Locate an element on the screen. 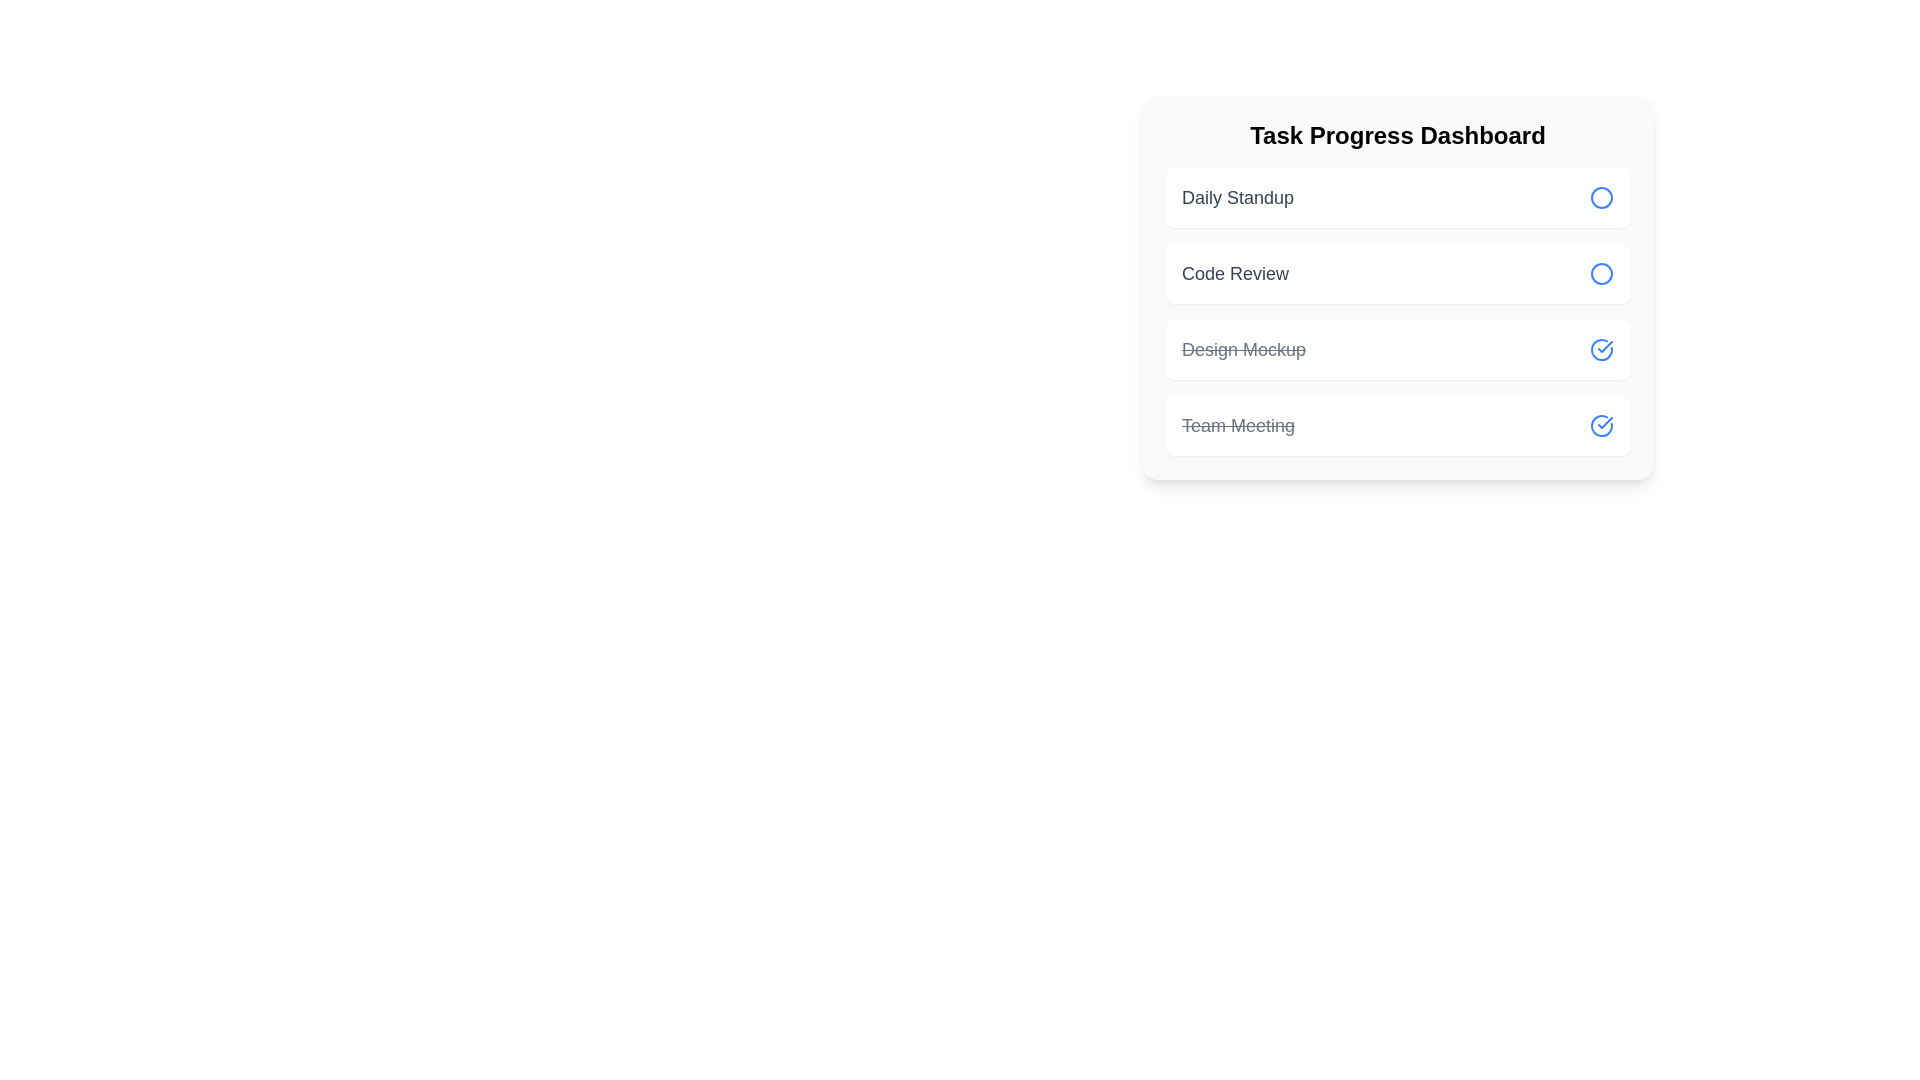 This screenshot has width=1920, height=1080. the circular icon button on the right side of the 'Code Review' task row is located at coordinates (1602, 273).